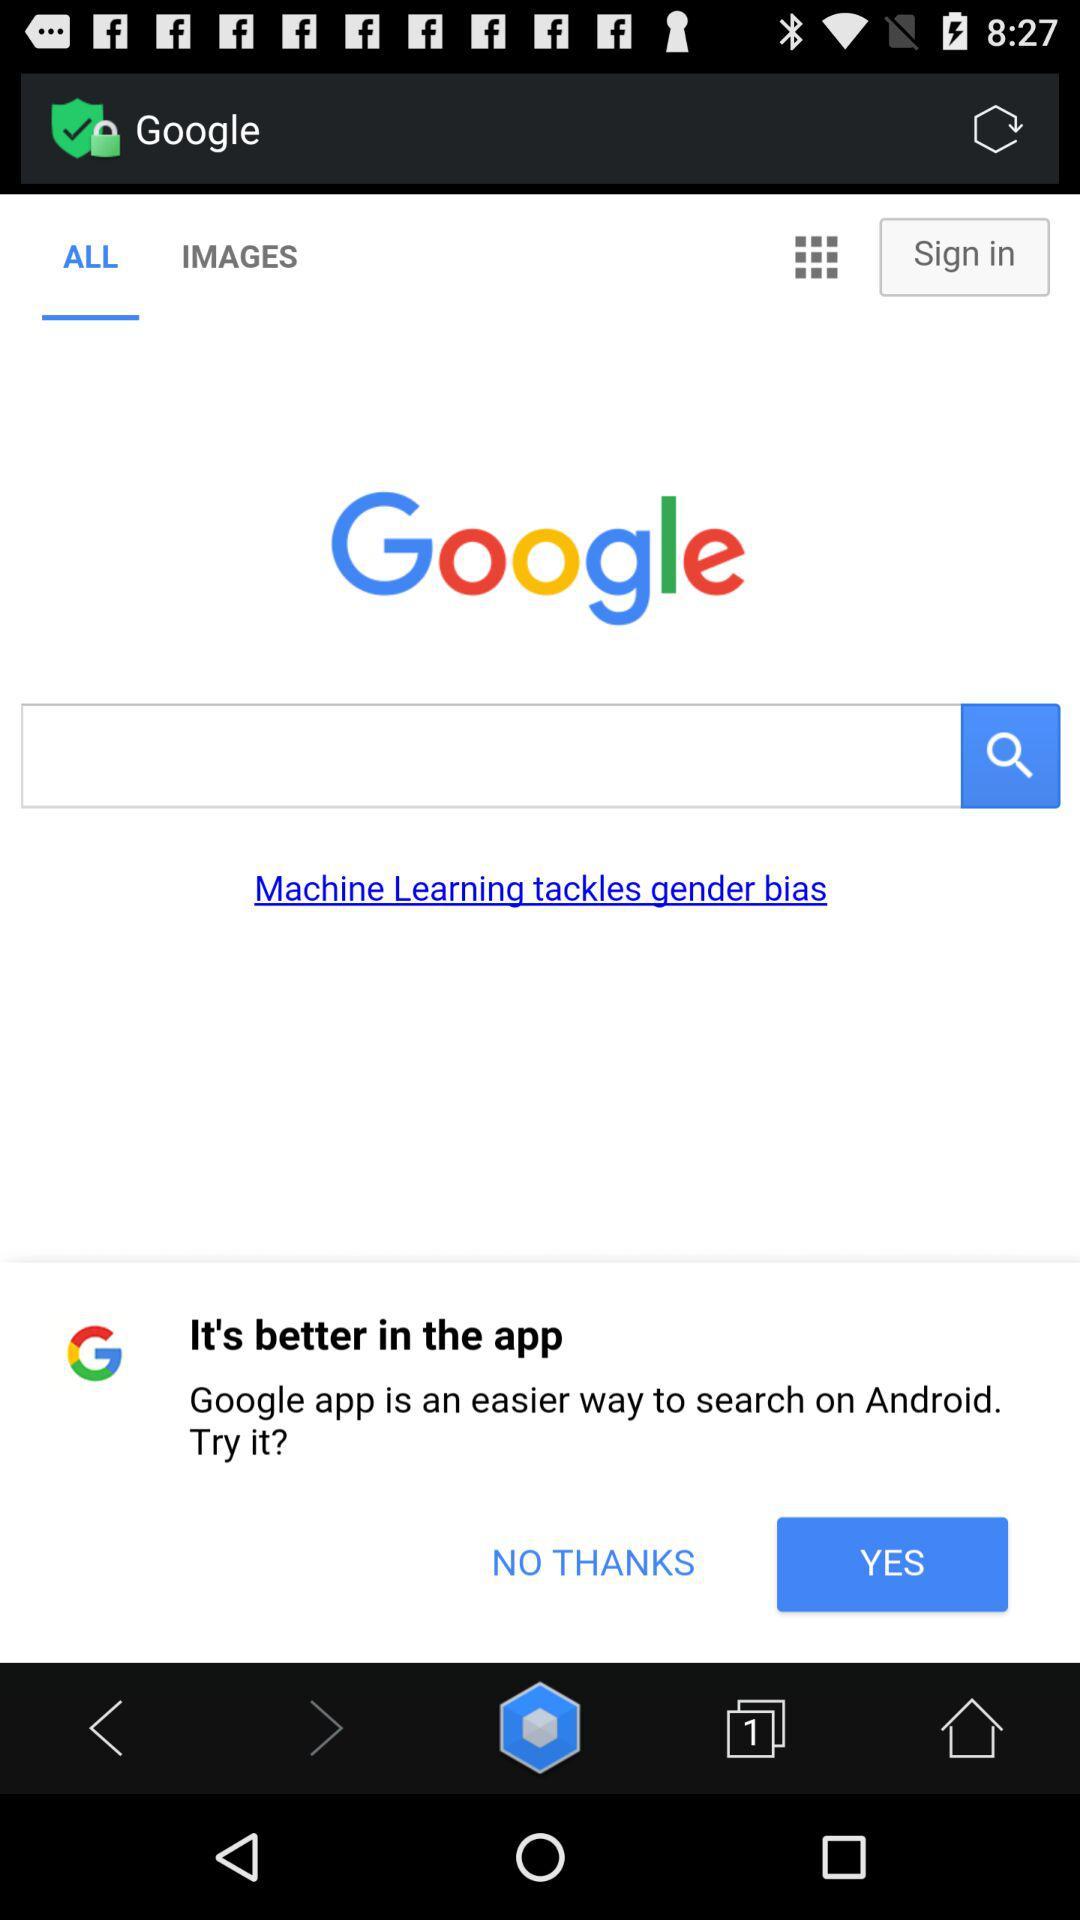 The image size is (1080, 1920). What do you see at coordinates (540, 927) in the screenshot?
I see `google homepage` at bounding box center [540, 927].